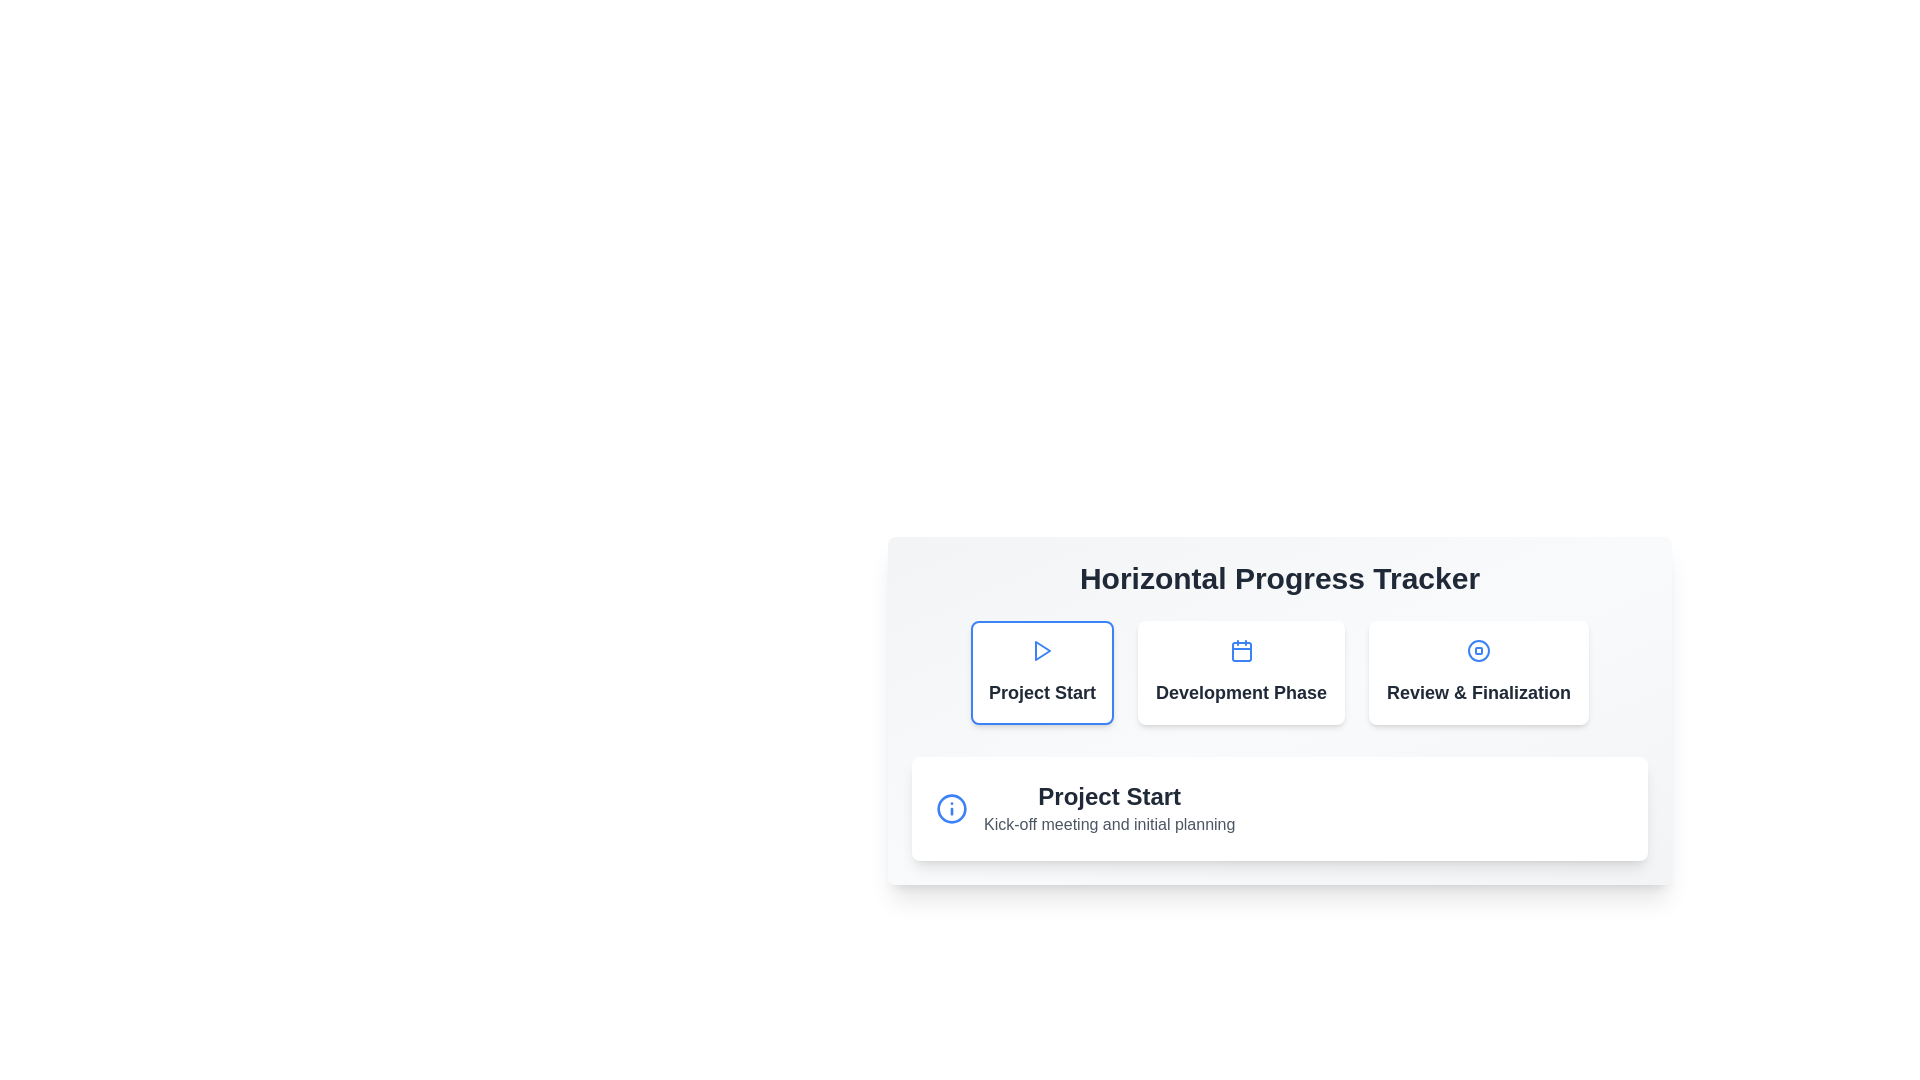 This screenshot has width=1920, height=1080. I want to click on bold header text 'Horizontal Progress Tracker' which indicates the purpose of the section containing project phases, so click(1280, 578).